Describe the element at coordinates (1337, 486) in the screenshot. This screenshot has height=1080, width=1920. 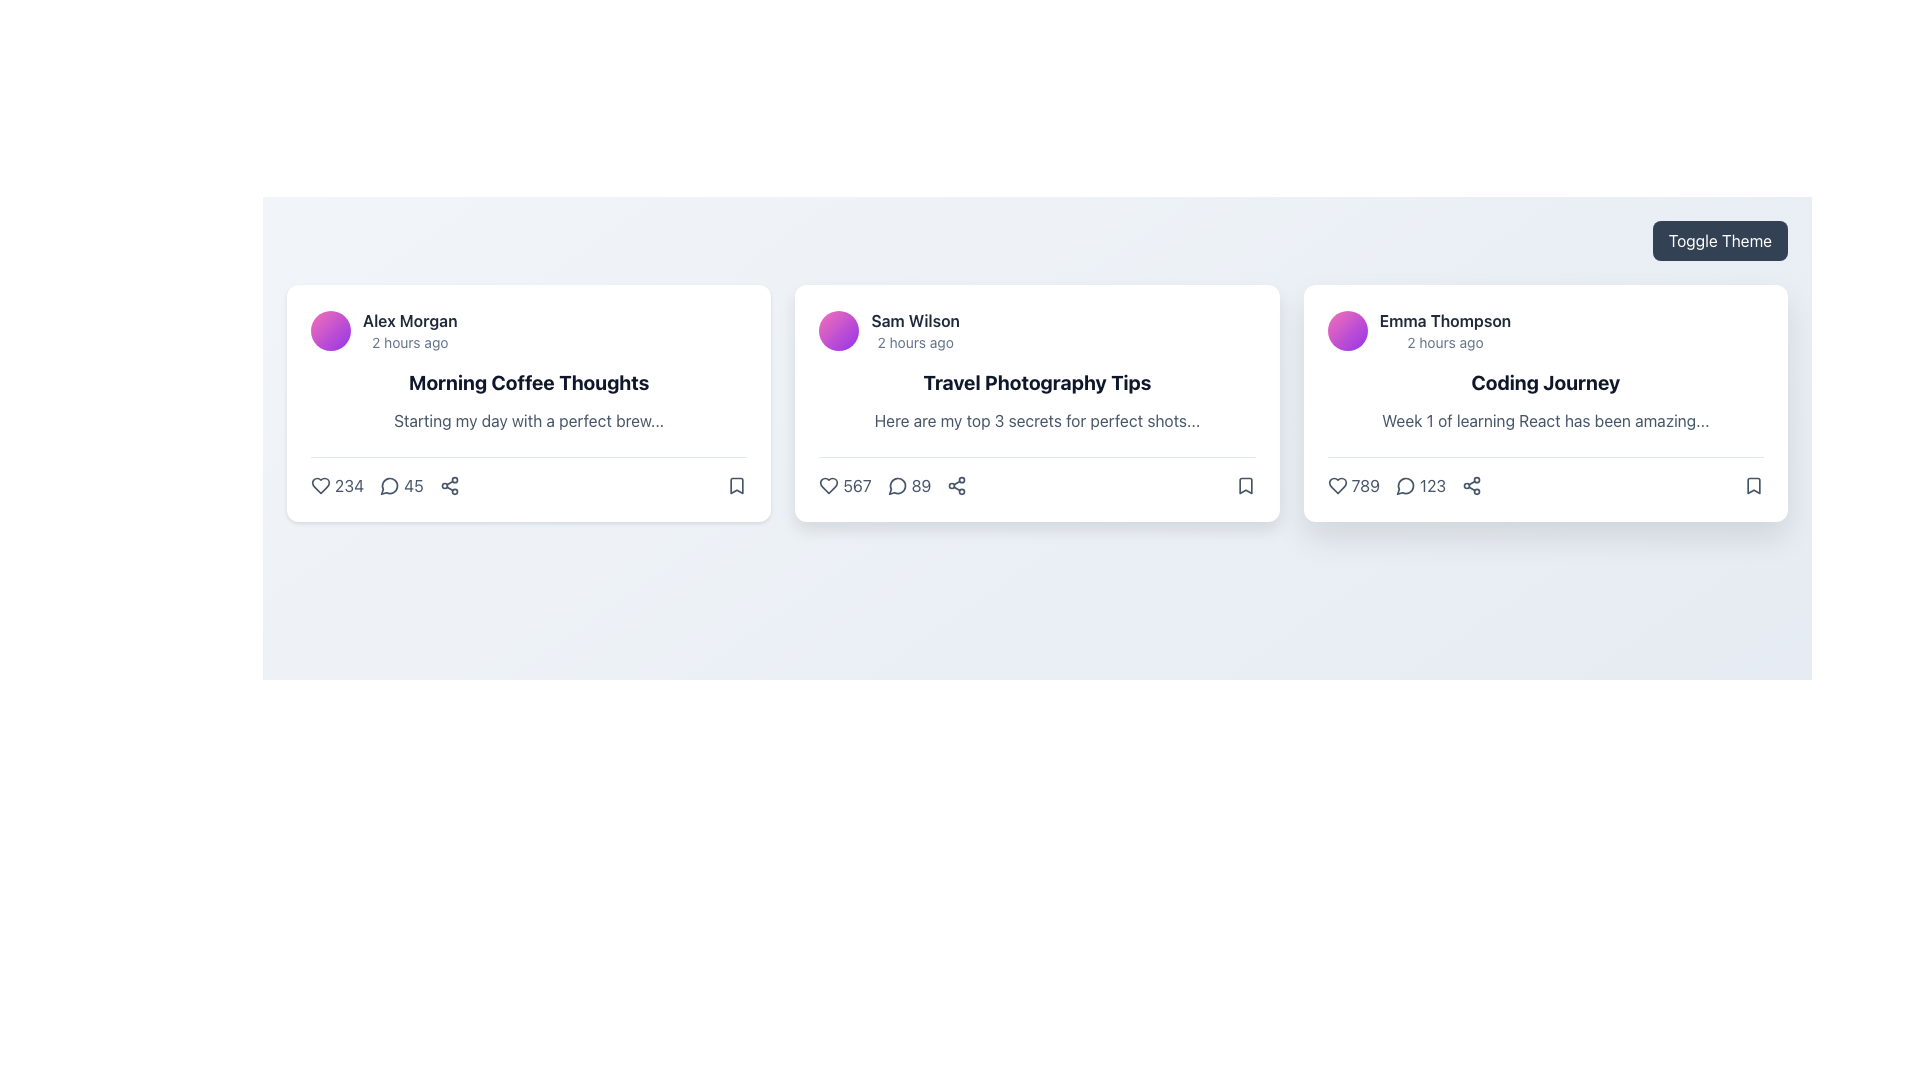
I see `the heart icon located in the bottom-left section of the third card` at that location.